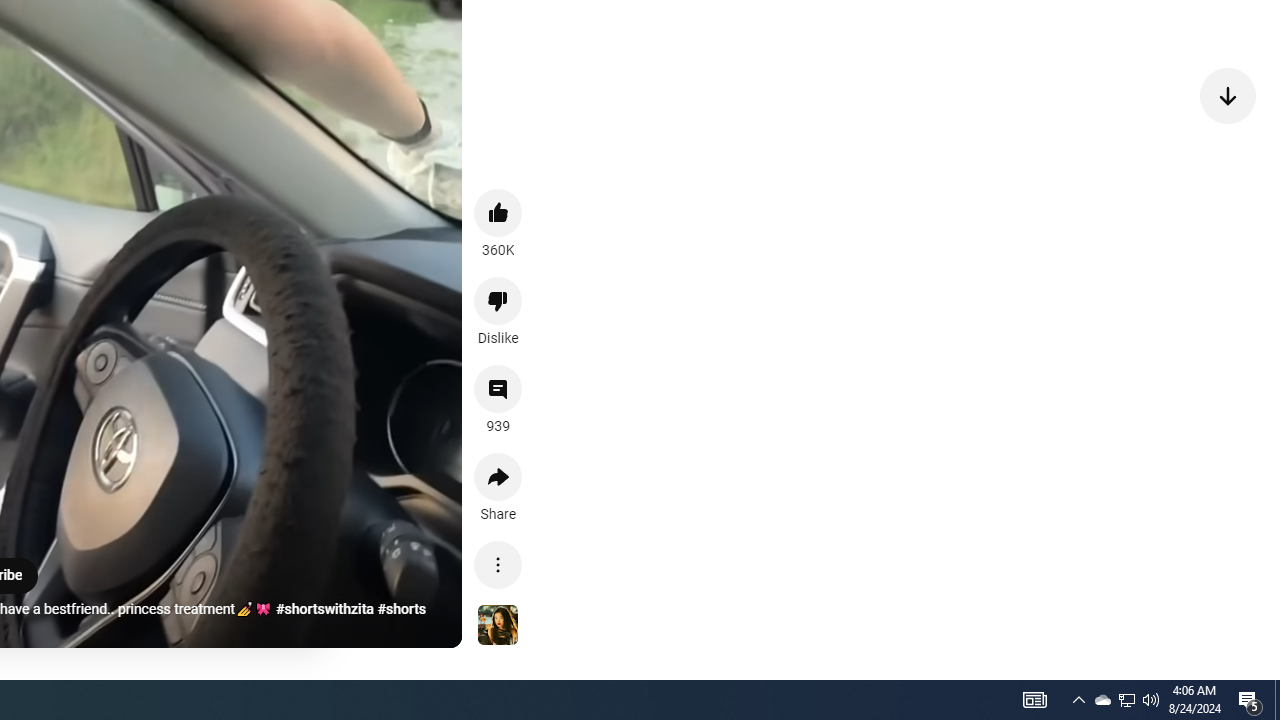 The image size is (1280, 720). Describe the element at coordinates (498, 564) in the screenshot. I see `'More actions'` at that location.